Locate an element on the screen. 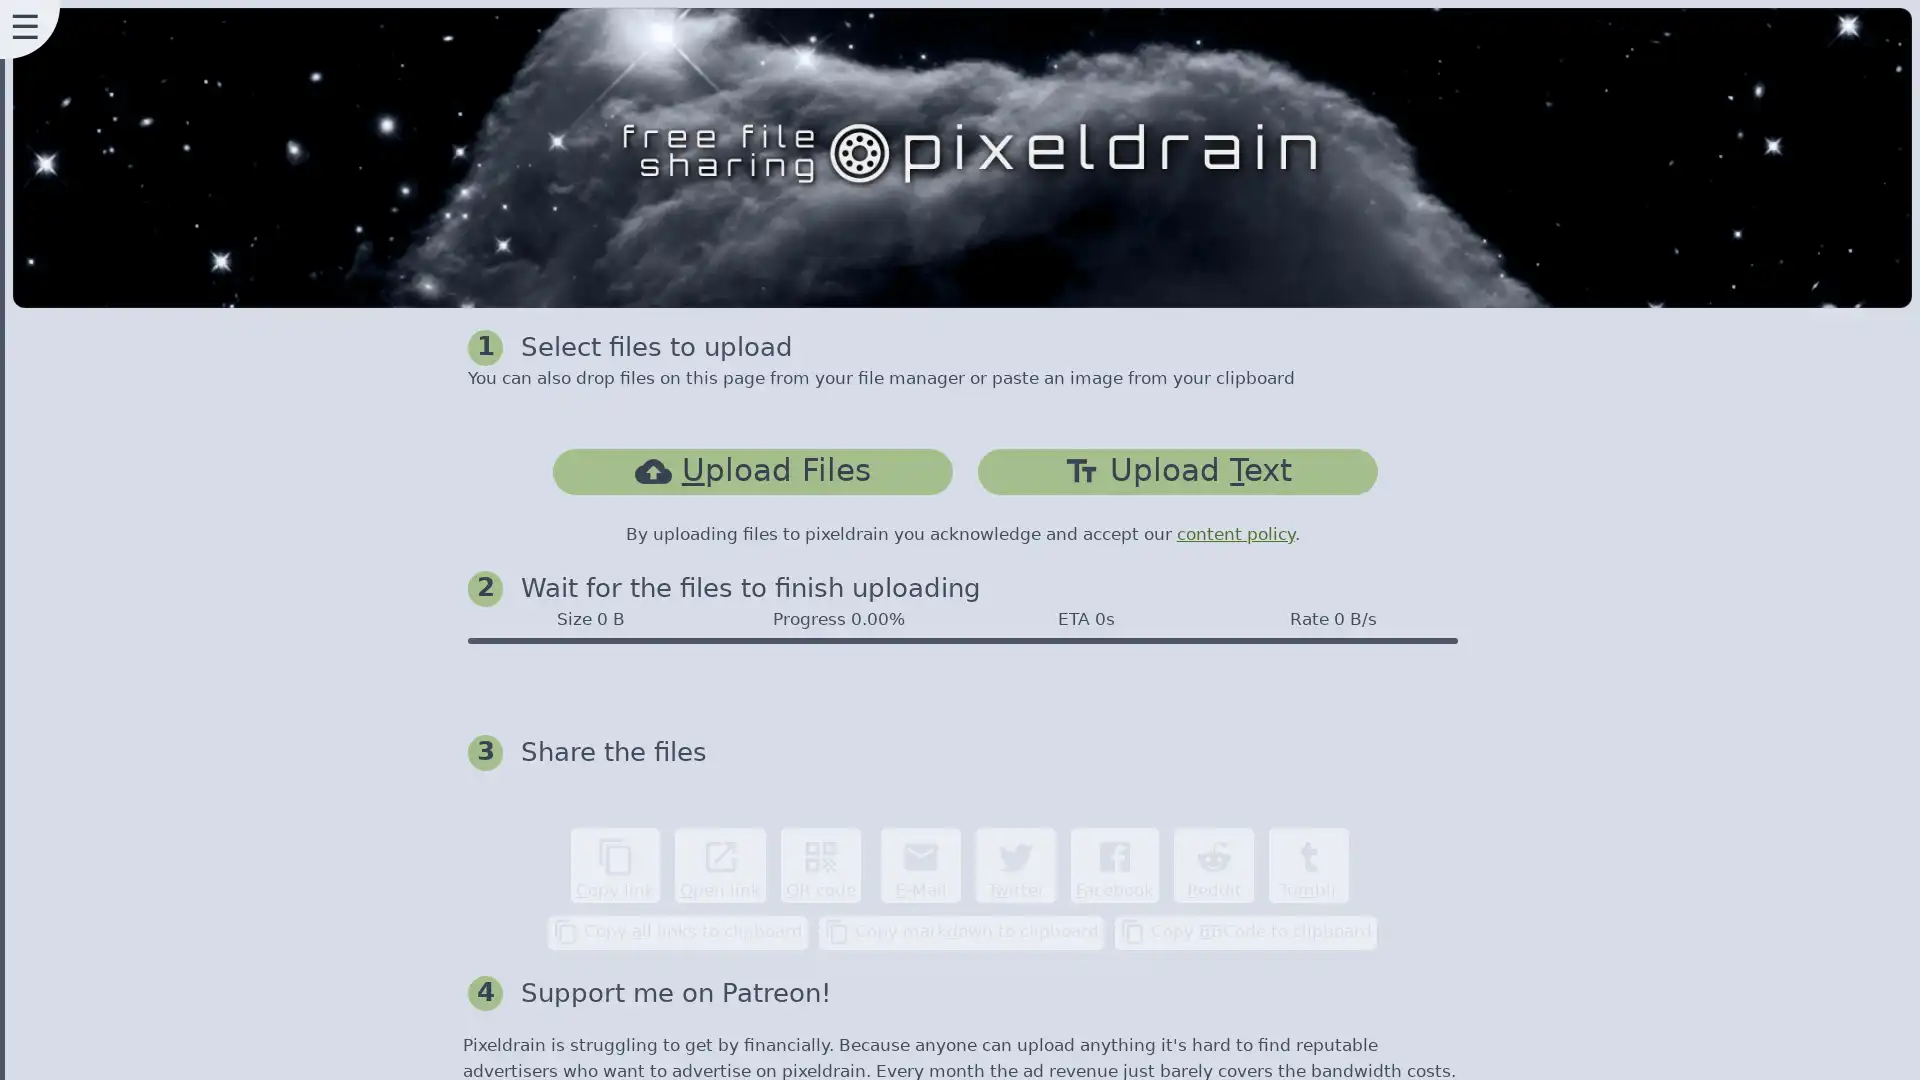 The height and width of the screenshot is (1080, 1920). Tumblr is located at coordinates (1450, 864).